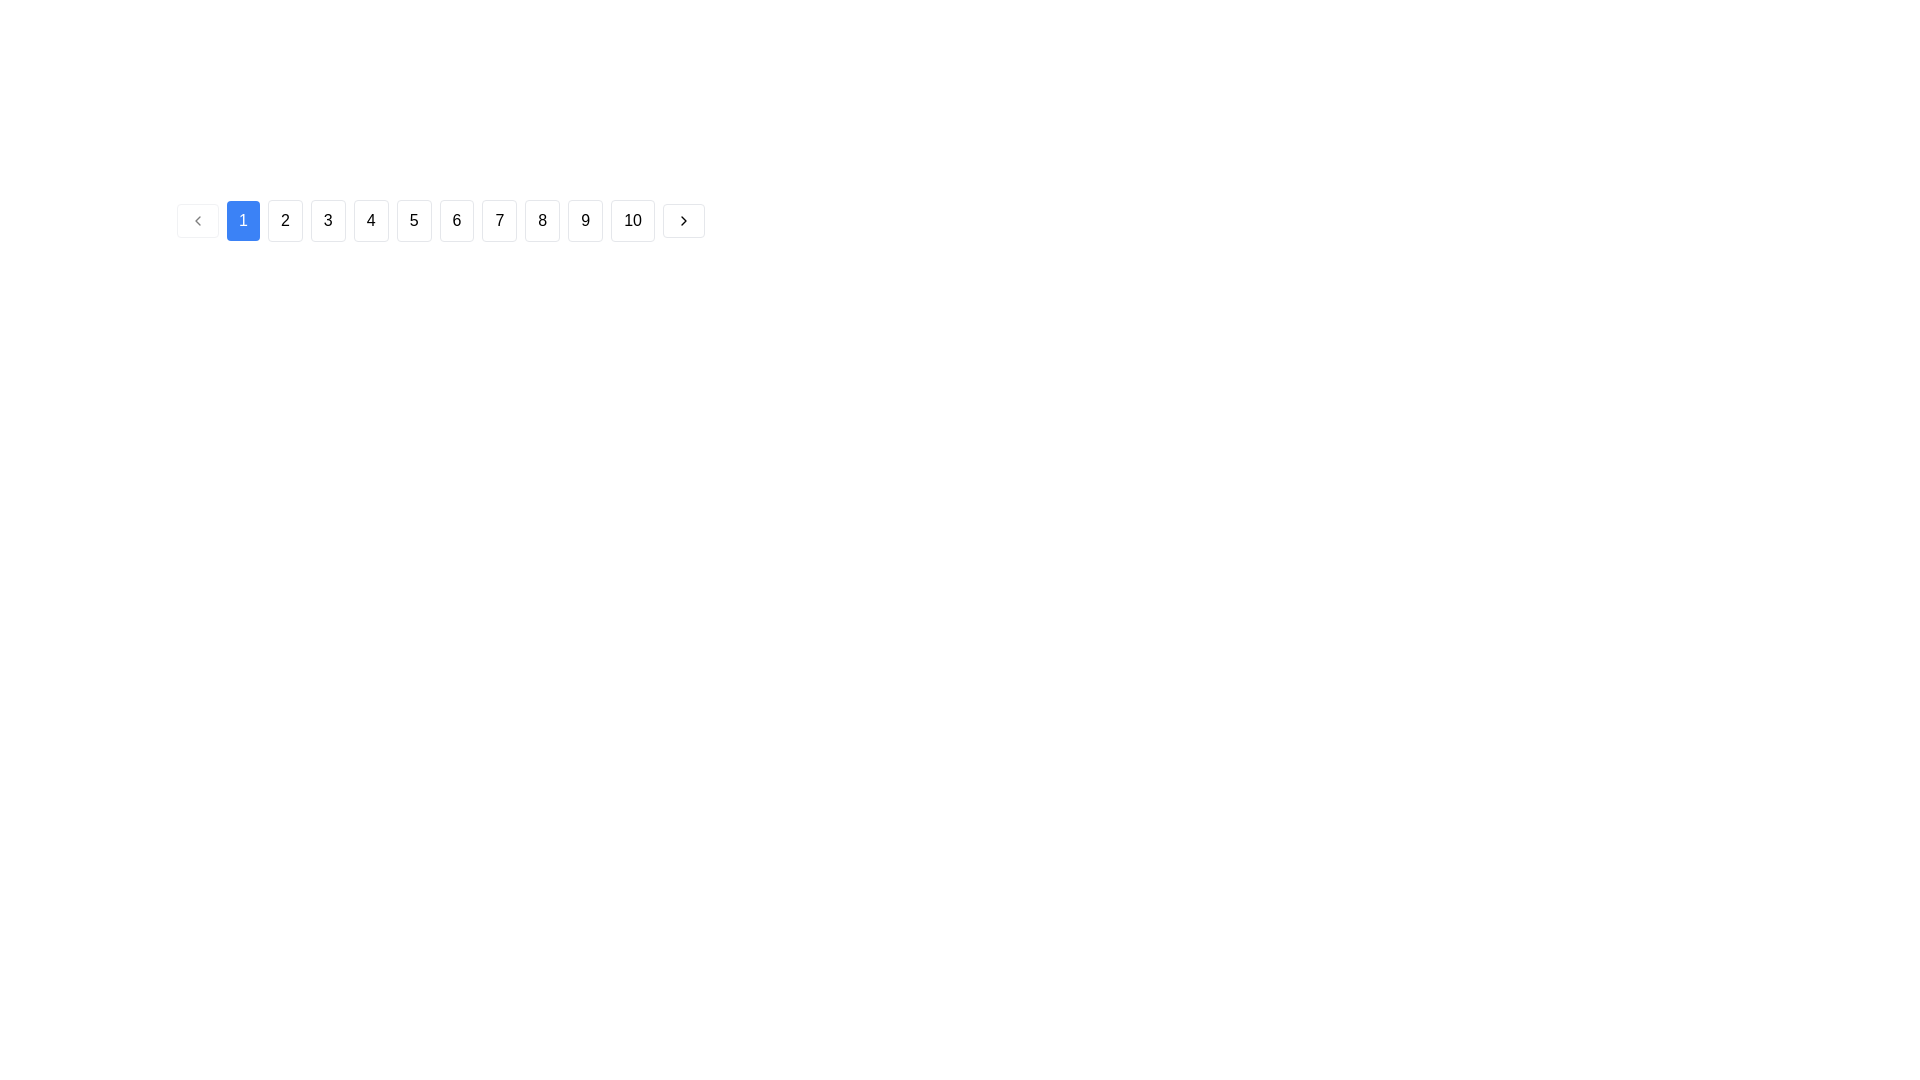  I want to click on the pagination button located at the end of a navigation bar, which allows proceeding to the next set of items, so click(683, 220).